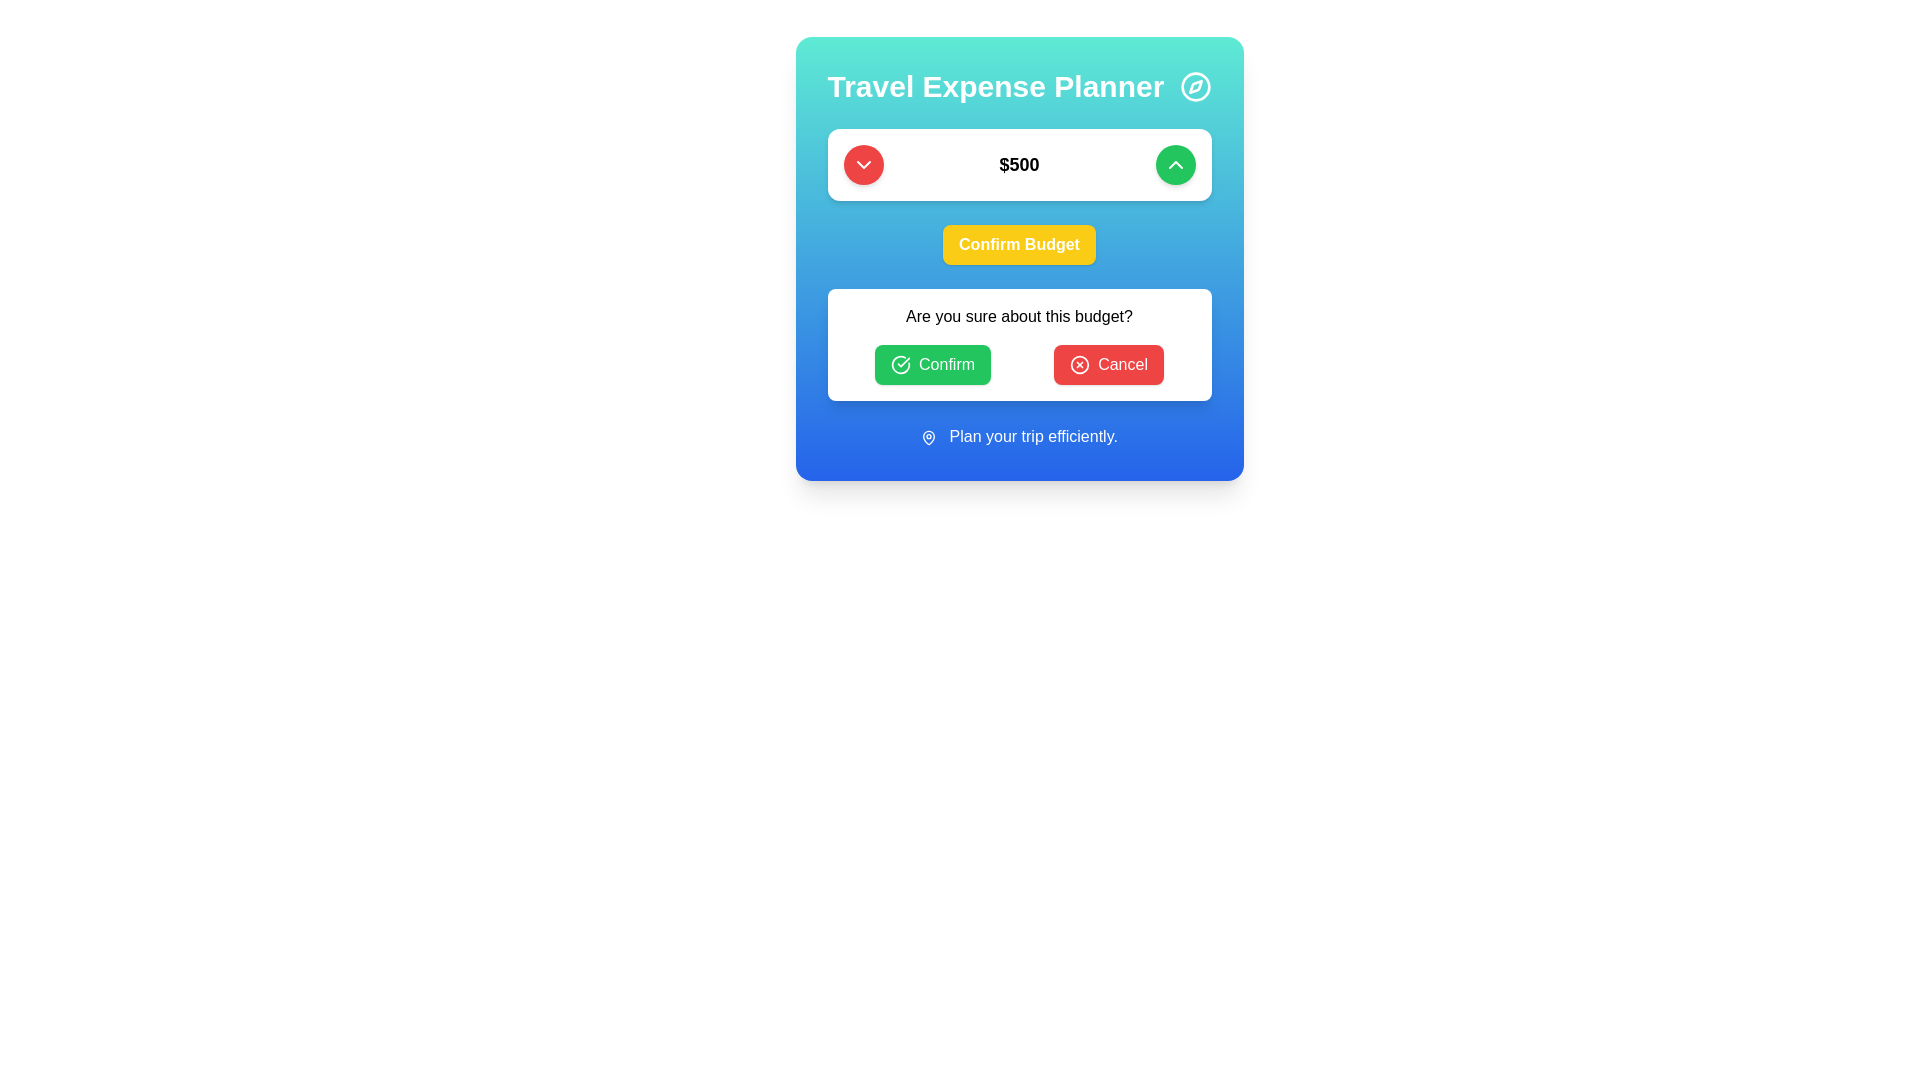 The height and width of the screenshot is (1080, 1920). I want to click on the confirmation button located centrally within the card structure to confirm the currently set budget value, so click(1019, 257).